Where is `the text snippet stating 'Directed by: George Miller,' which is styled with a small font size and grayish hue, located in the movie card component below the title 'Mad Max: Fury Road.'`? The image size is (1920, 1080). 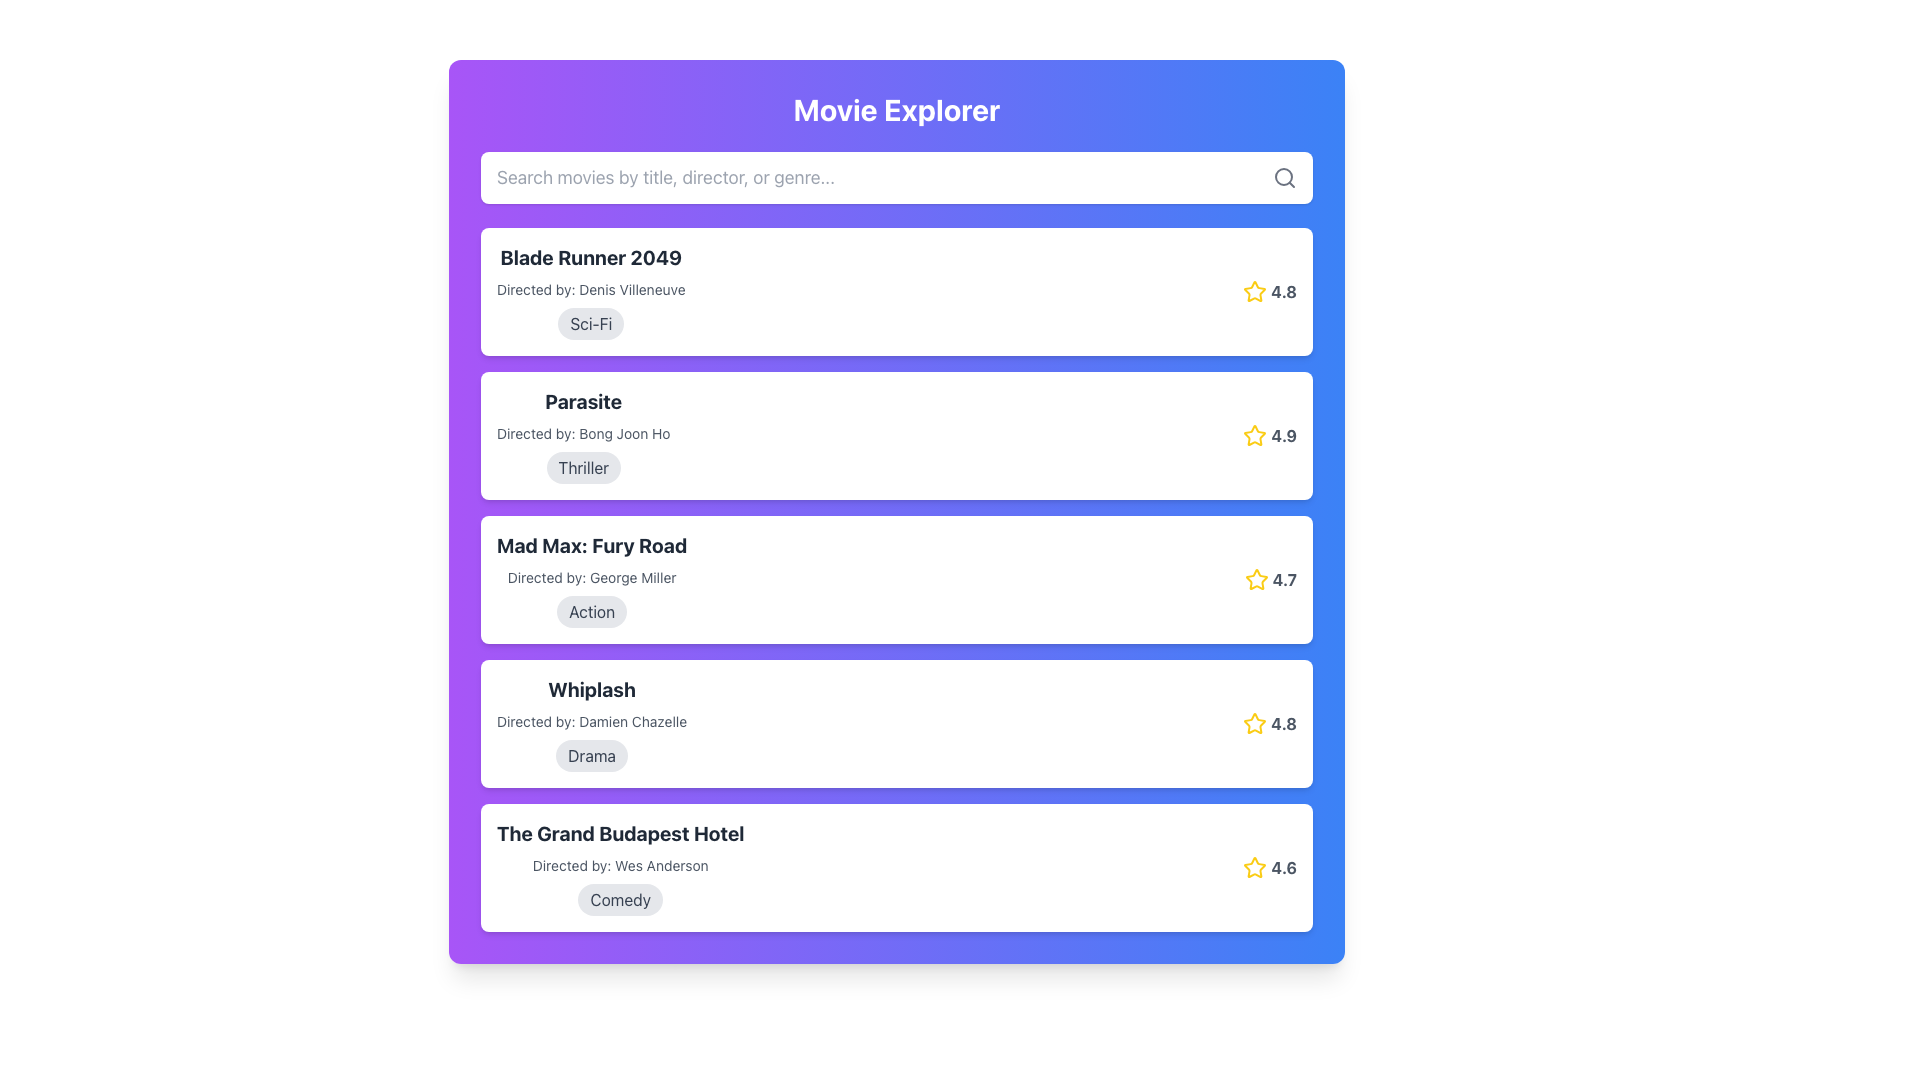
the text snippet stating 'Directed by: George Miller,' which is styled with a small font size and grayish hue, located in the movie card component below the title 'Mad Max: Fury Road.' is located at coordinates (591, 578).